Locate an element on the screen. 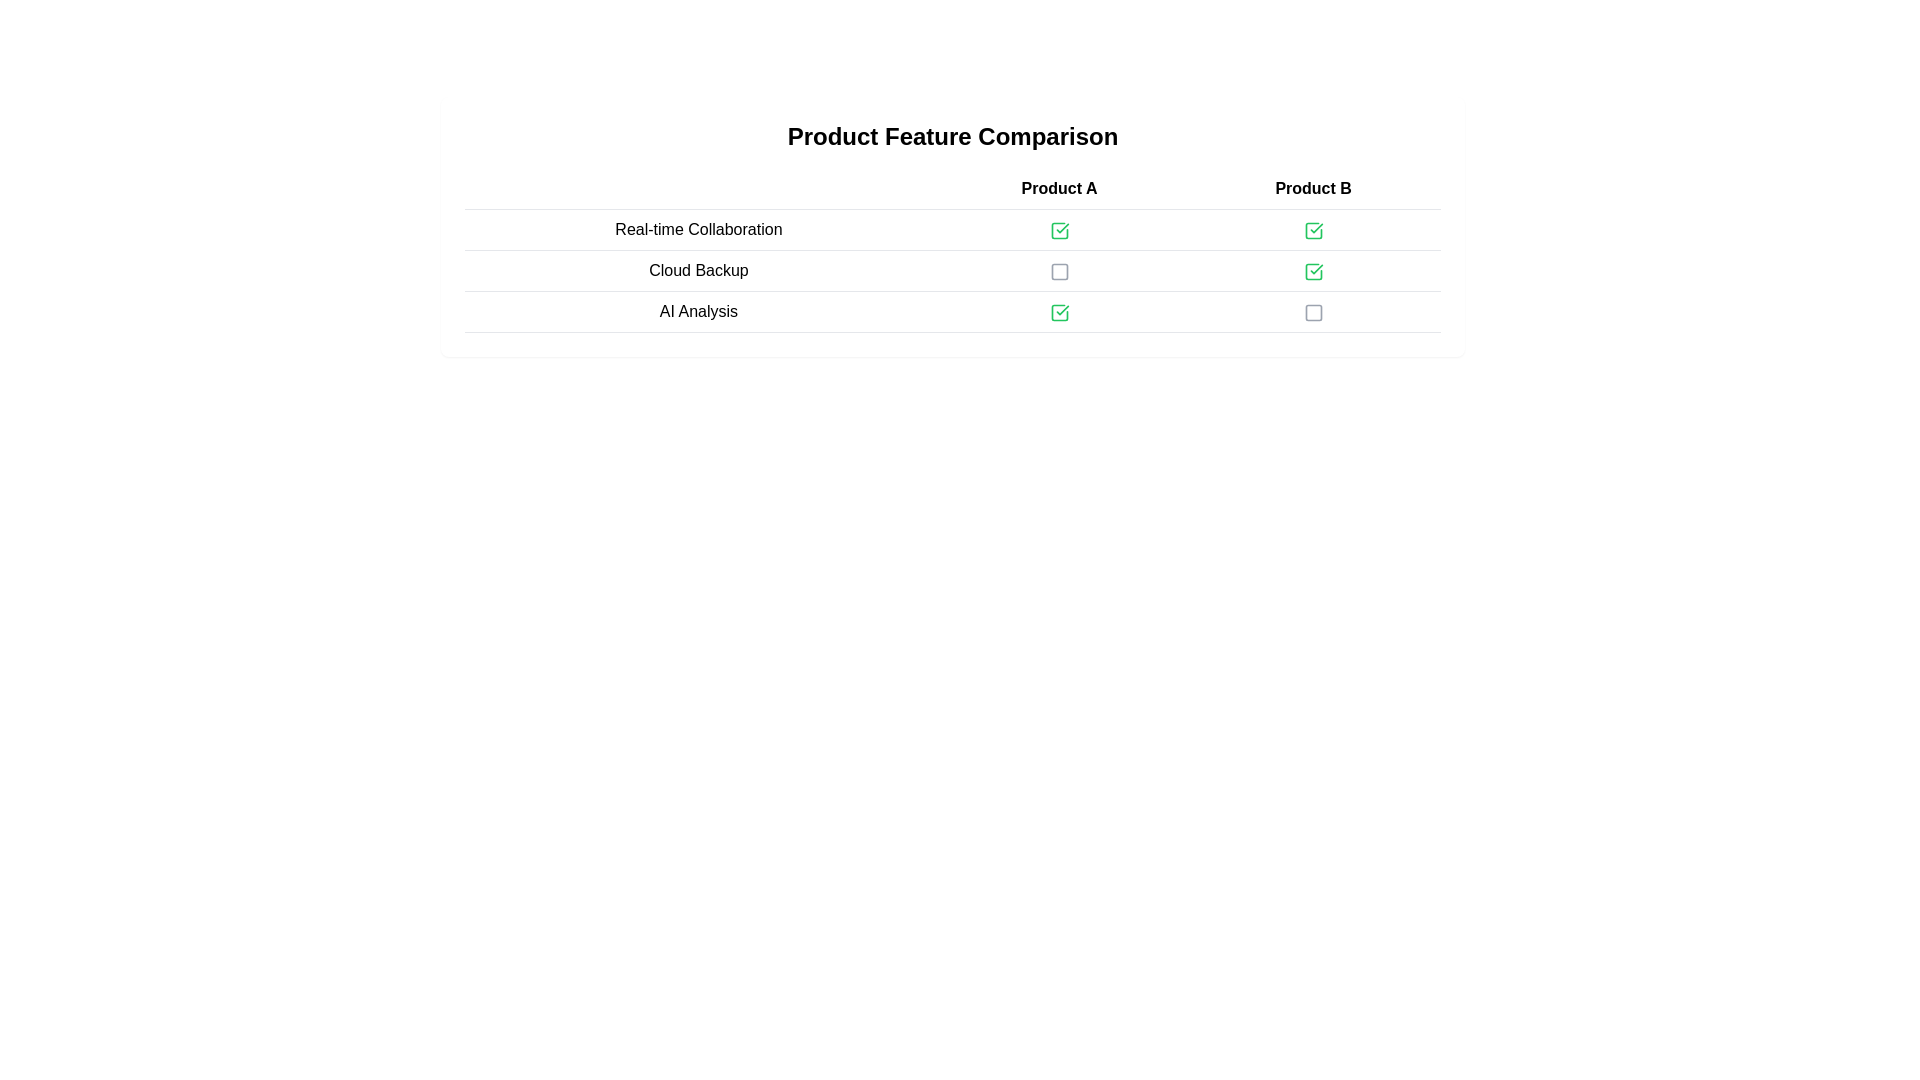  small square icon with a green border and a green checkmark in the second column of the first row in the 'Real-time Collaboration' comparison table is located at coordinates (1313, 229).